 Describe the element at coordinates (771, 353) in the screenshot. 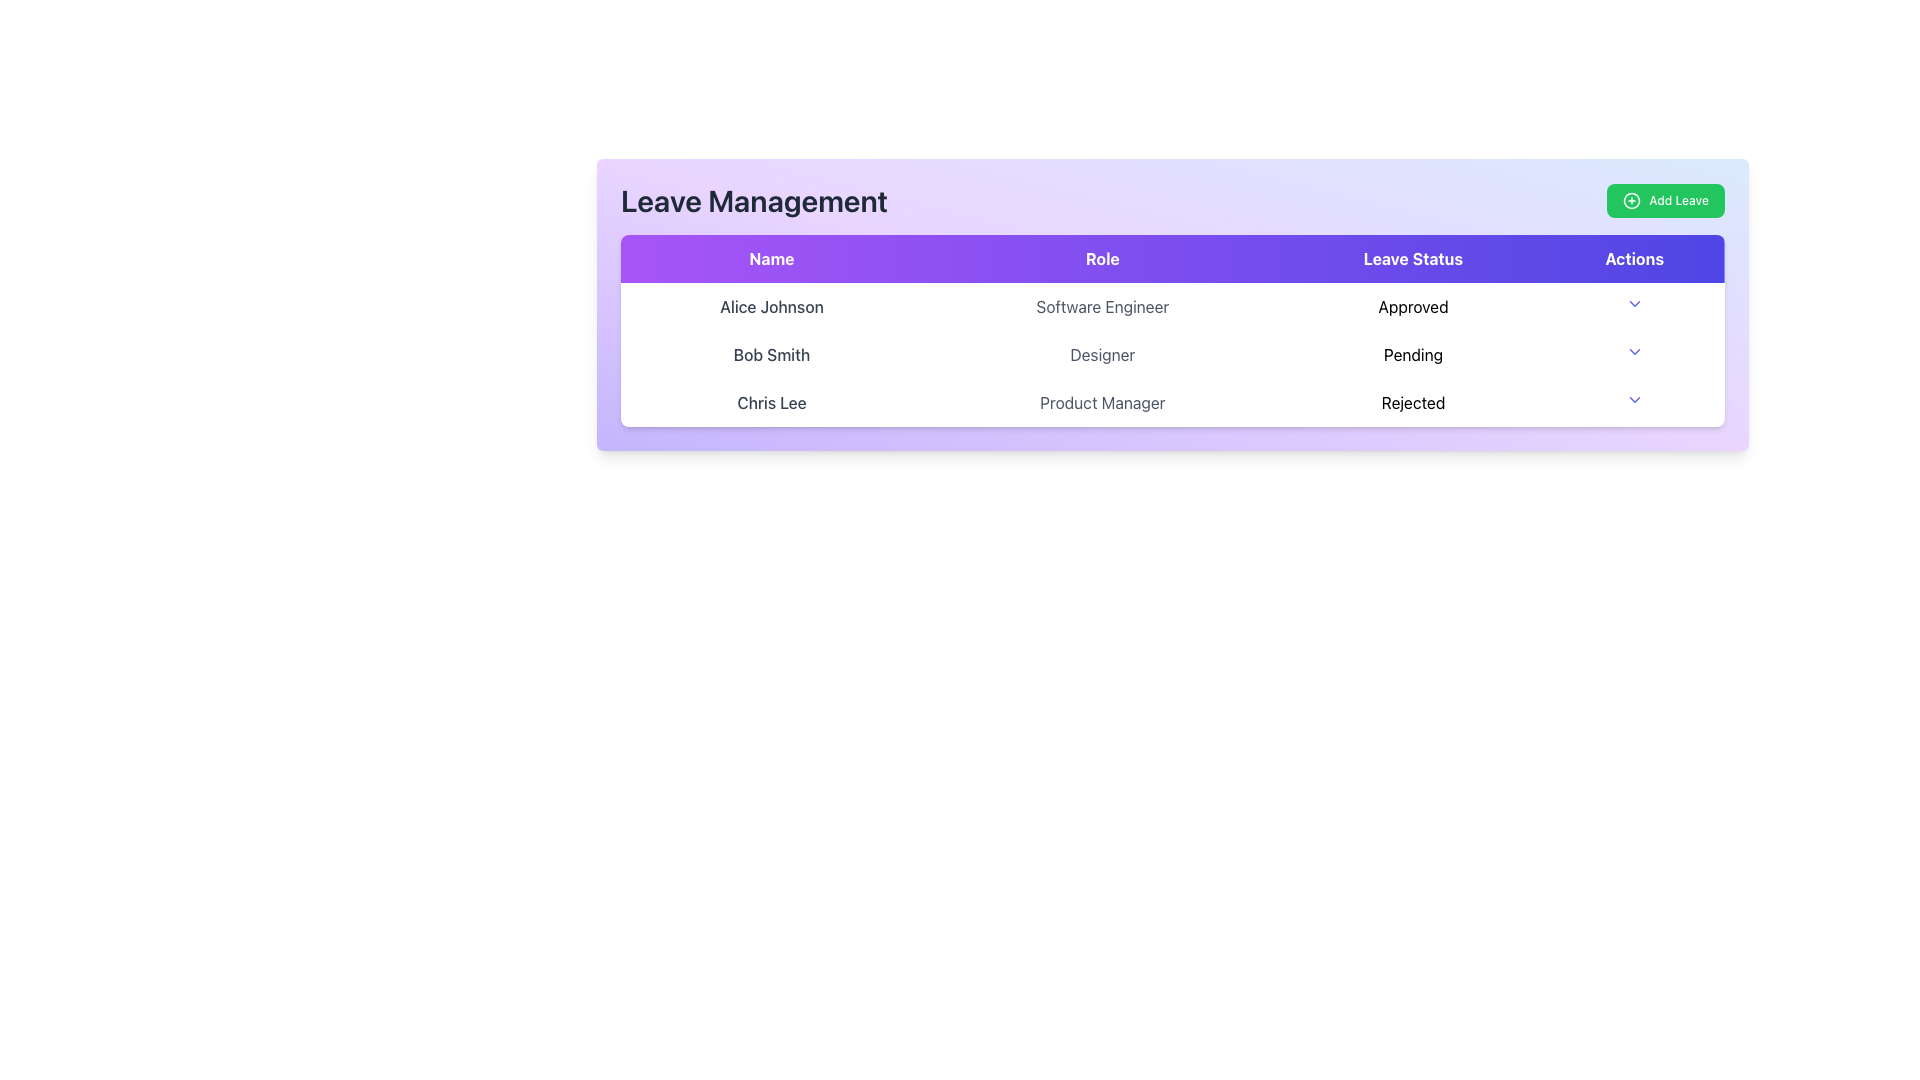

I see `the informational text label displaying the name 'Bob Smith' located in the second row of the table within the 'Name' column, positioned between 'Alice Johnson' and 'Chris Lee.'` at that location.